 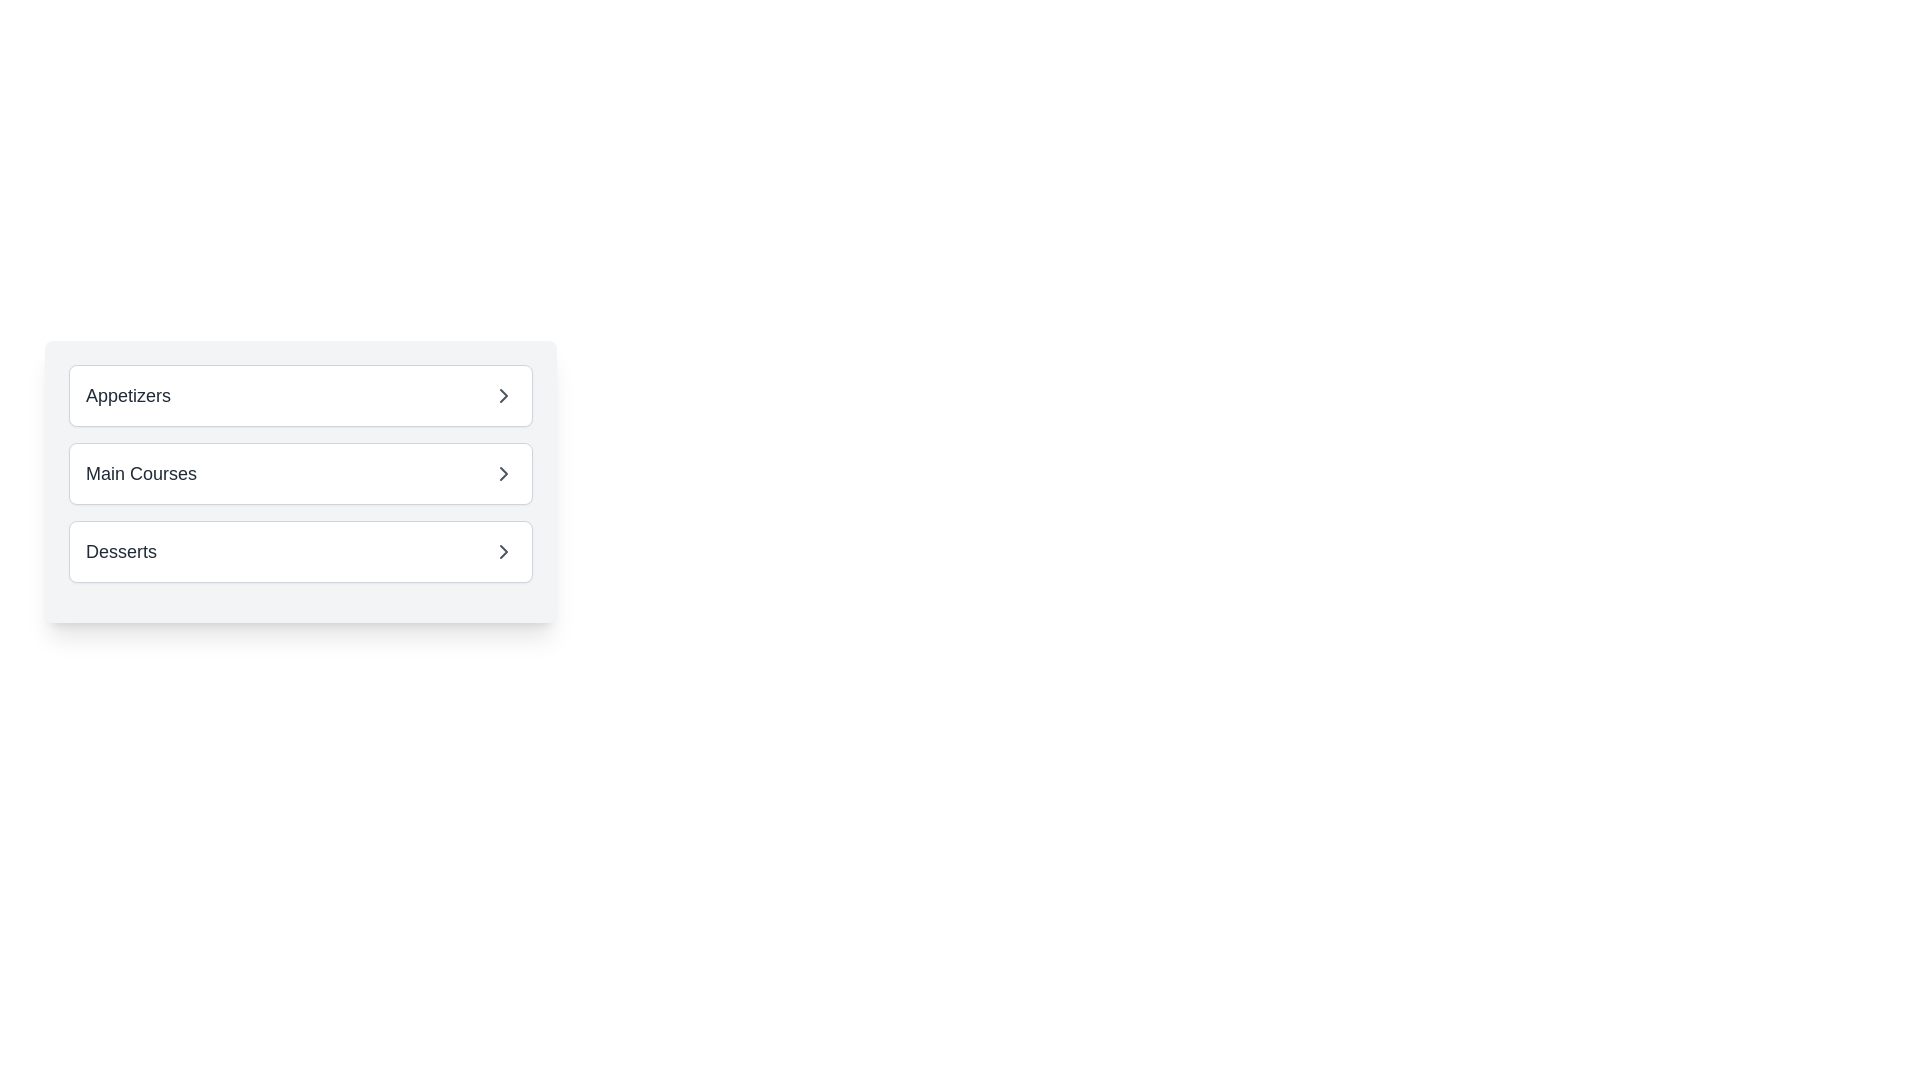 I want to click on the 'Desserts' text label, which serves as a title for the Desserts section located underneath the Appetizers and Main Courses labels, so click(x=120, y=551).